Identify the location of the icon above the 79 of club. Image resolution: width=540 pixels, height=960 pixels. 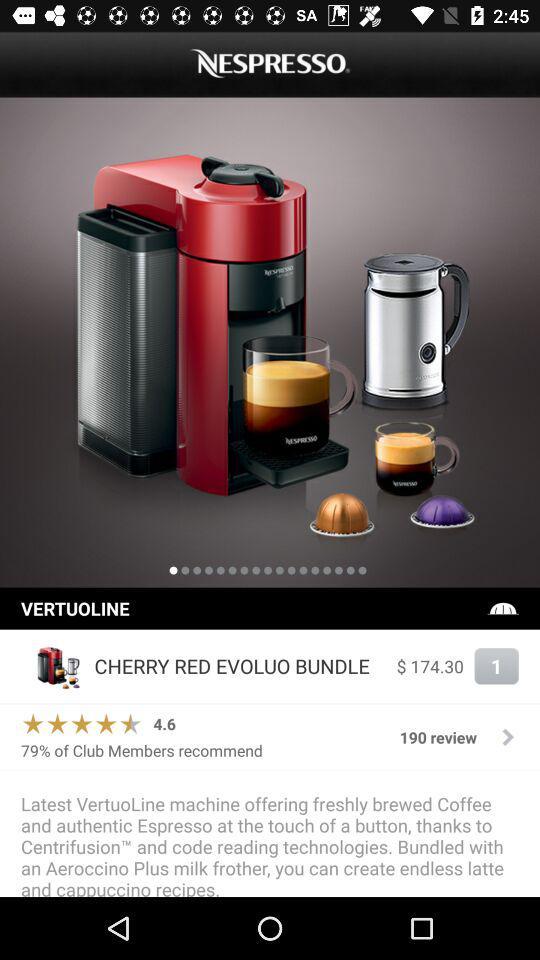
(163, 722).